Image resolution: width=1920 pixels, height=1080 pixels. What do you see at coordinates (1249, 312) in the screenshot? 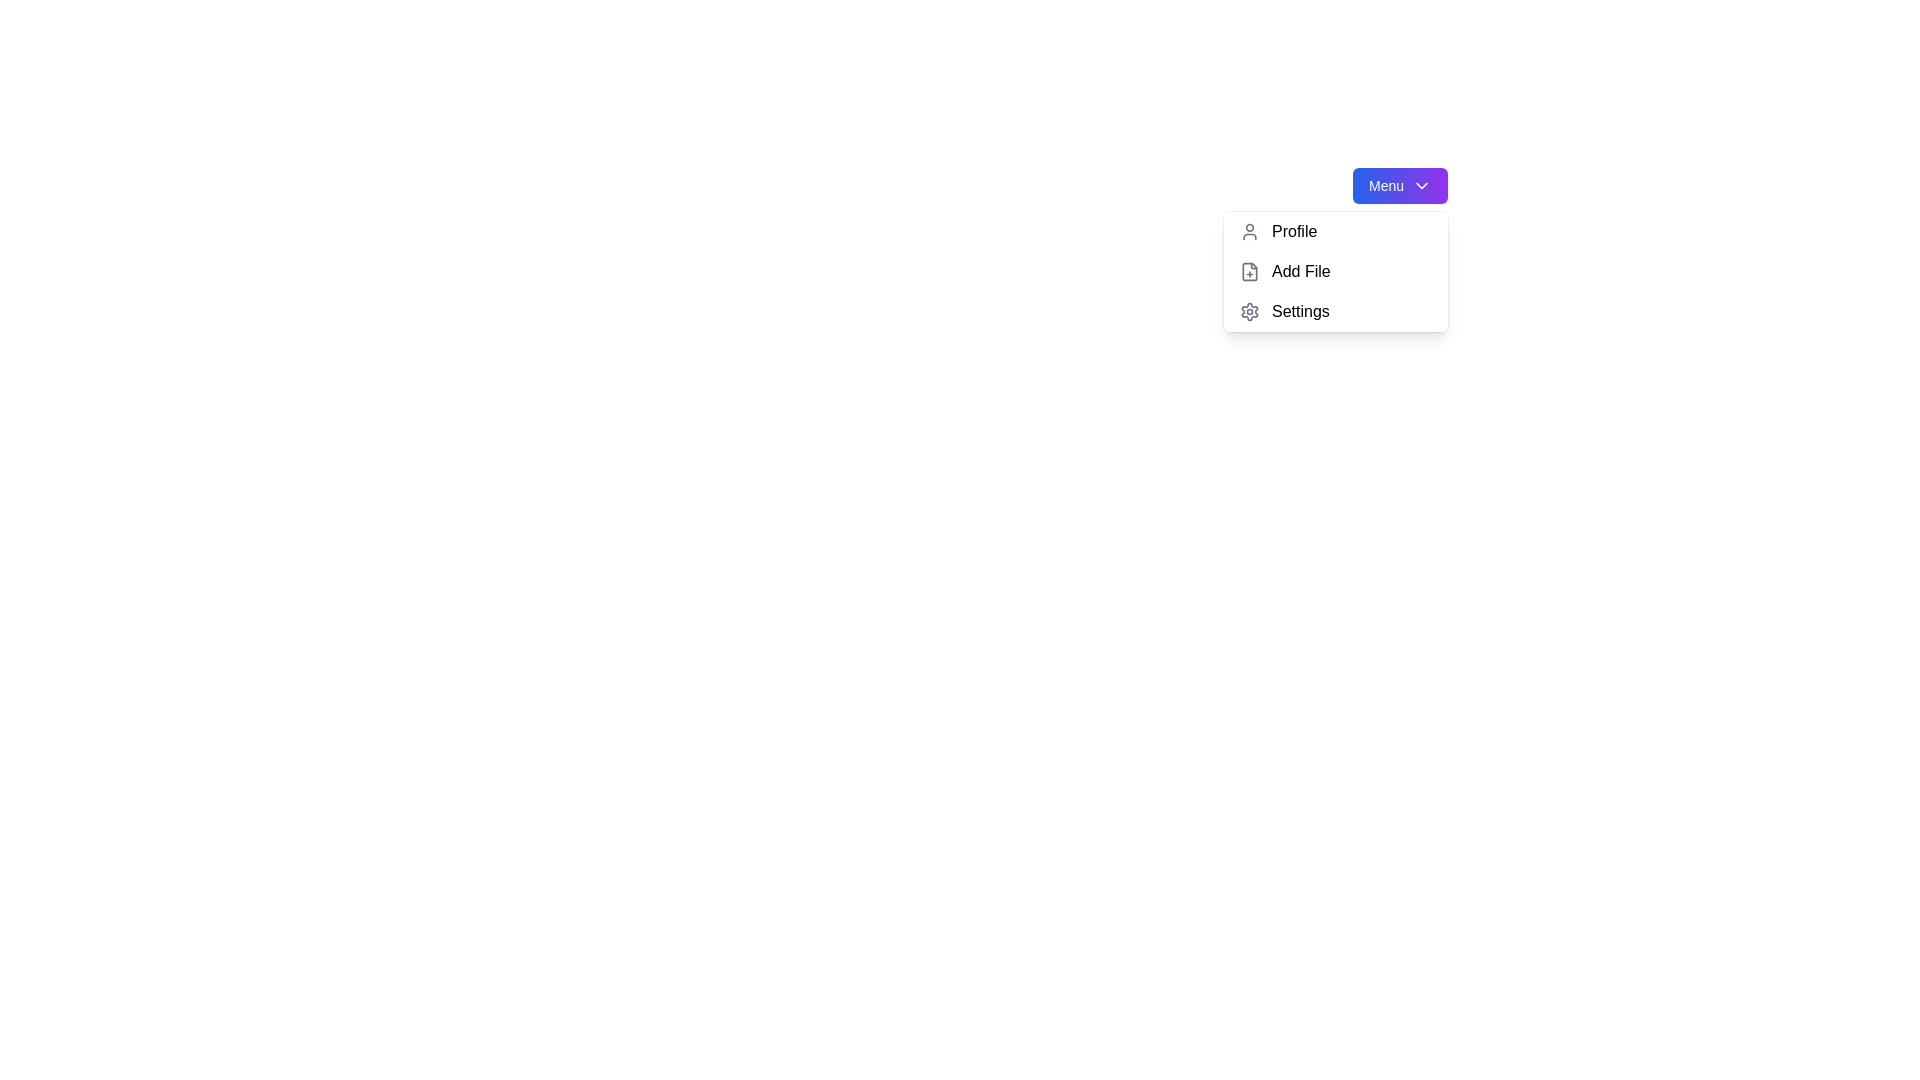
I see `the 'Settings' icon in the dropdown menu, which is the leftmost icon graphic in the third option titled 'Settings'` at bounding box center [1249, 312].